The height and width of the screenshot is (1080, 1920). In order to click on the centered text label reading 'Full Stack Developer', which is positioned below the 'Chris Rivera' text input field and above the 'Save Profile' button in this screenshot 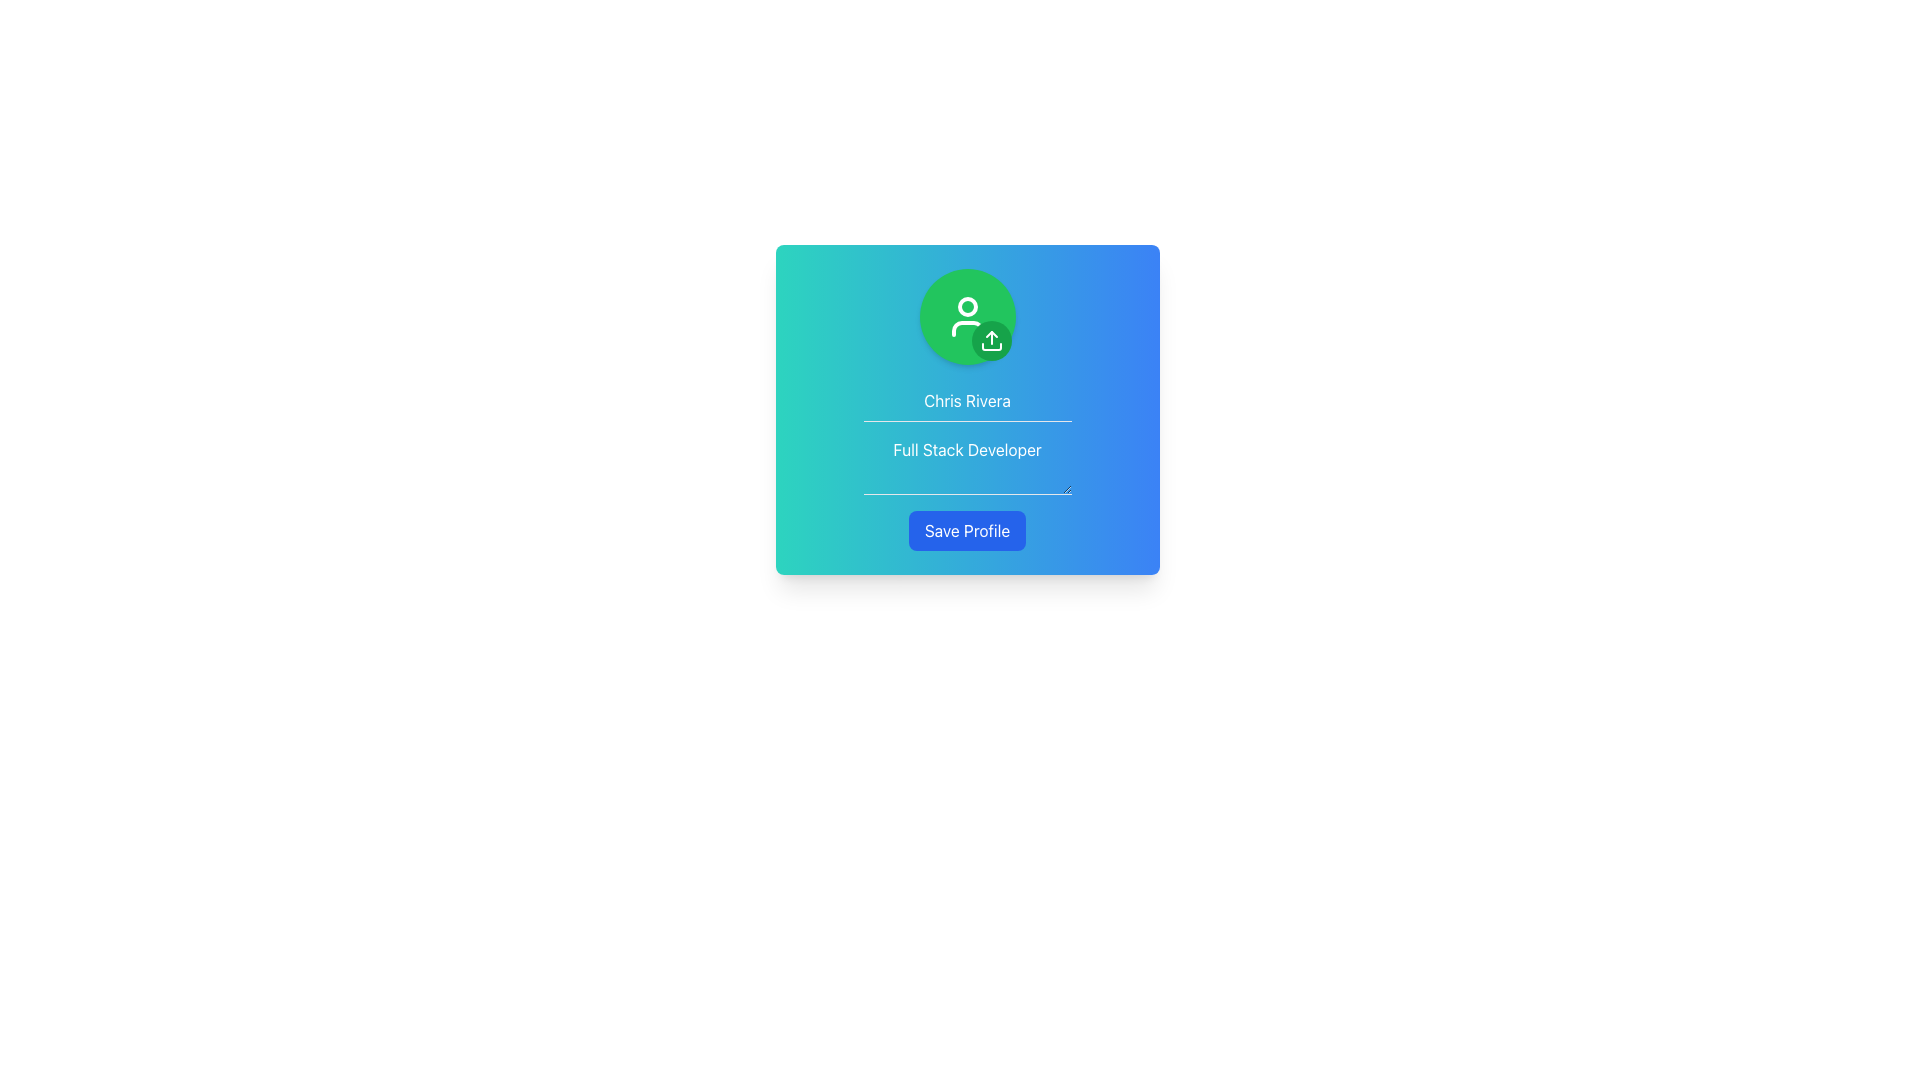, I will do `click(967, 437)`.